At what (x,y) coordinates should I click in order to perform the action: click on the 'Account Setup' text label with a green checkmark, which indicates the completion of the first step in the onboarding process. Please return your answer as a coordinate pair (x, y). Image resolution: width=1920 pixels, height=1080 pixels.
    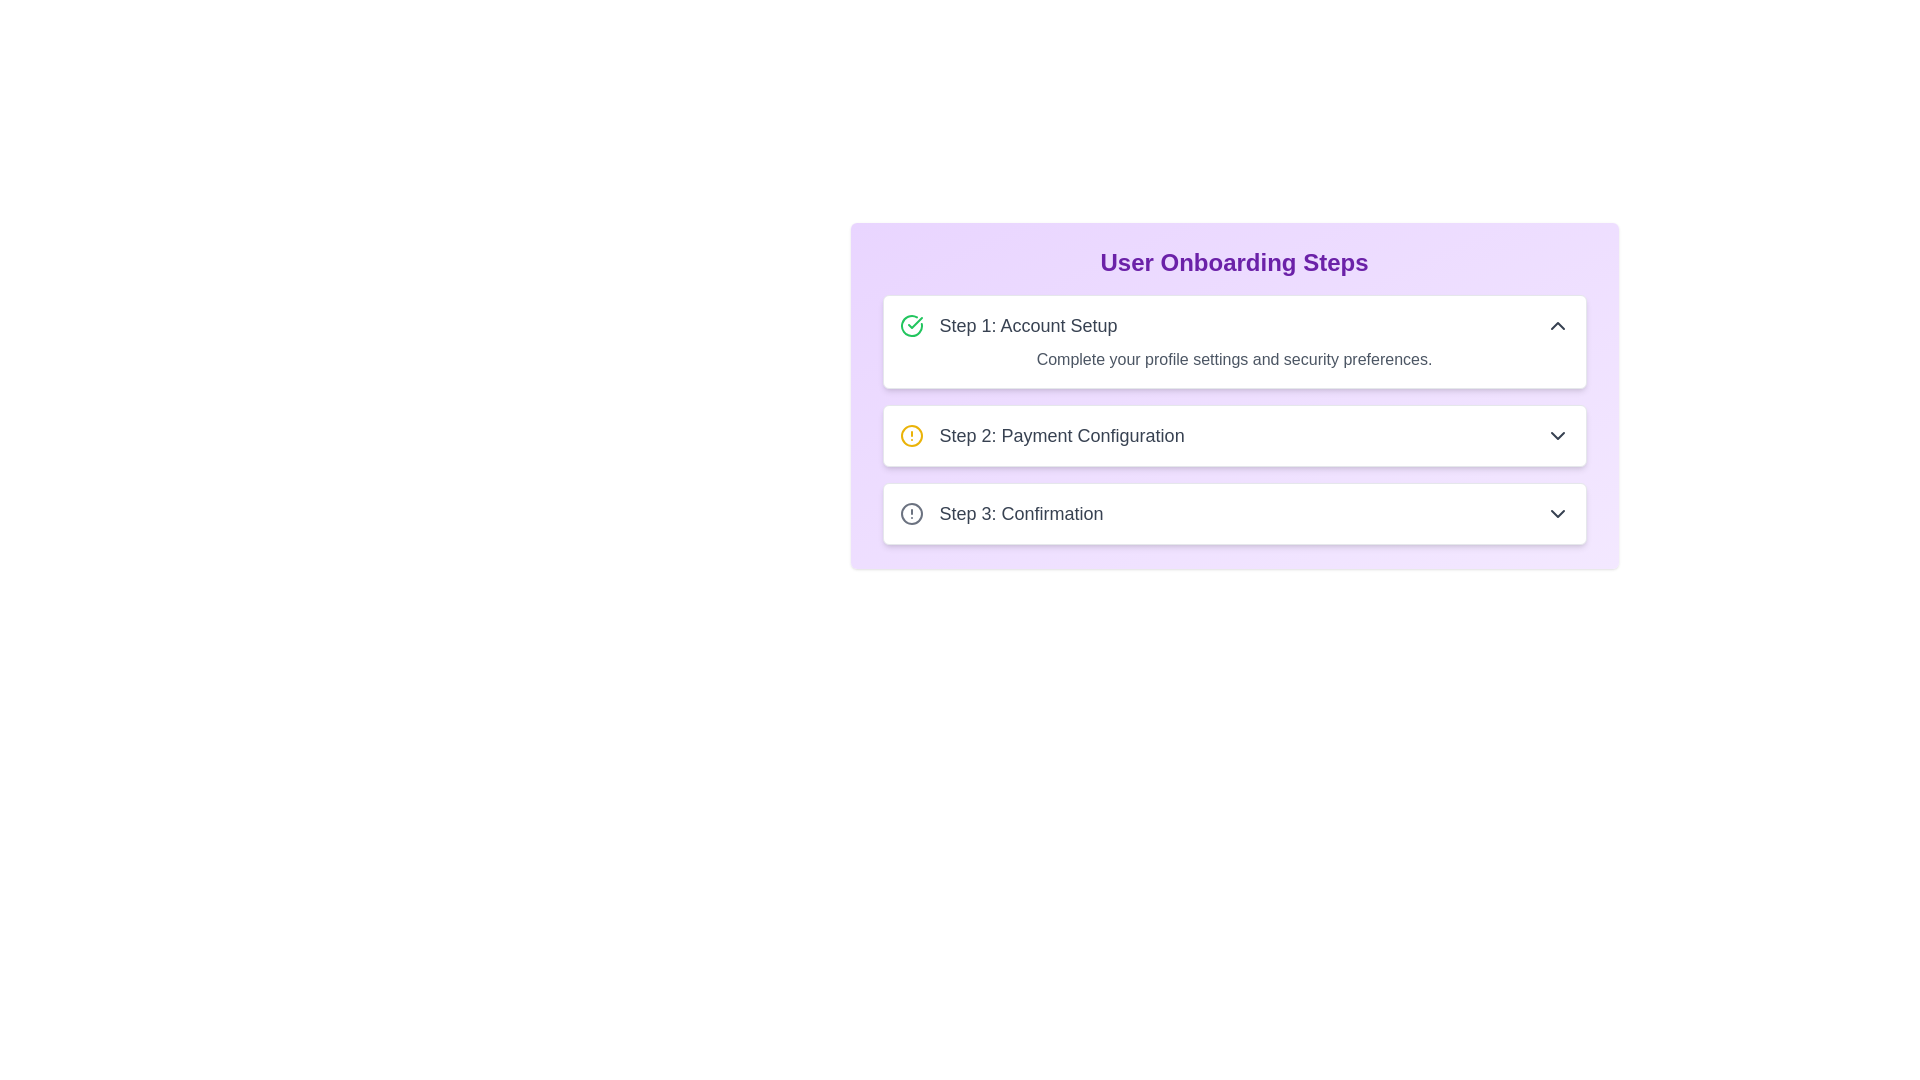
    Looking at the image, I should click on (1008, 325).